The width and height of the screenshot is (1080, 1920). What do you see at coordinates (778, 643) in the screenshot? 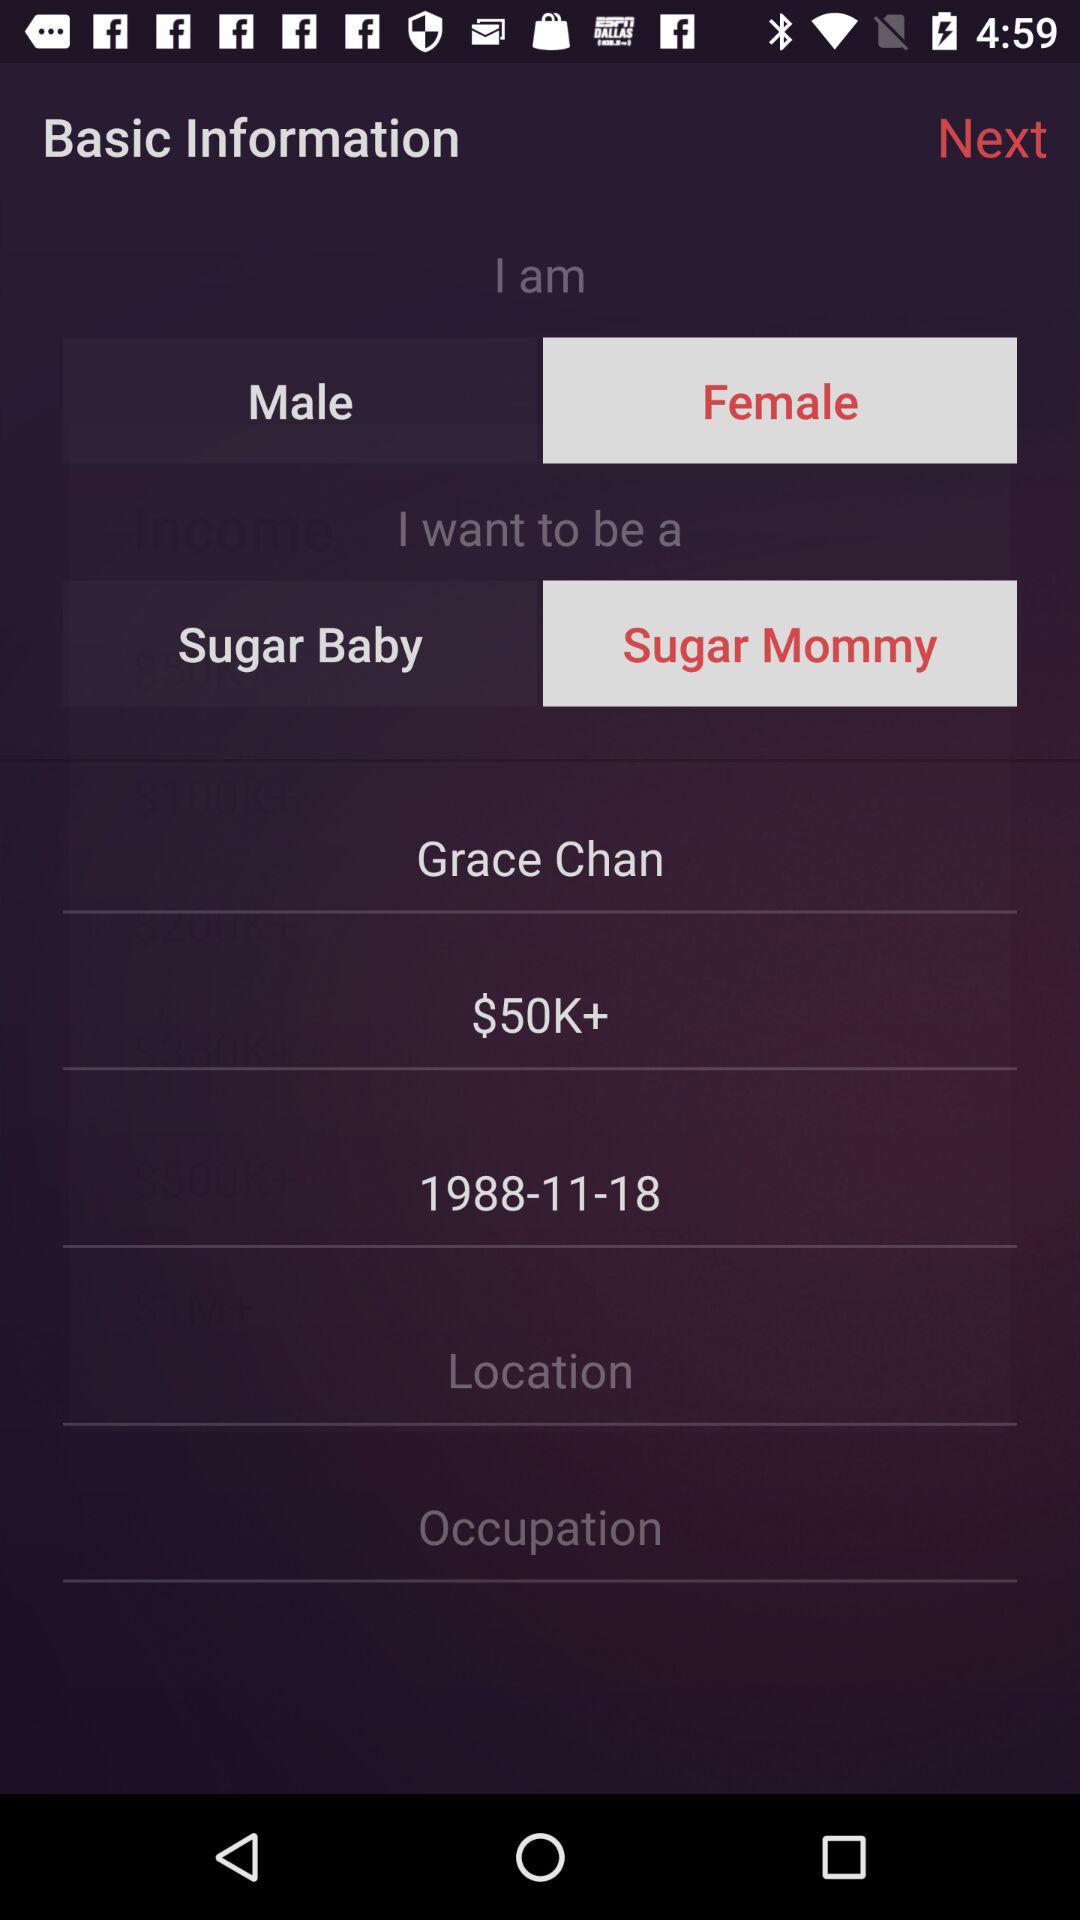
I see `the text next to the sugar baby` at bounding box center [778, 643].